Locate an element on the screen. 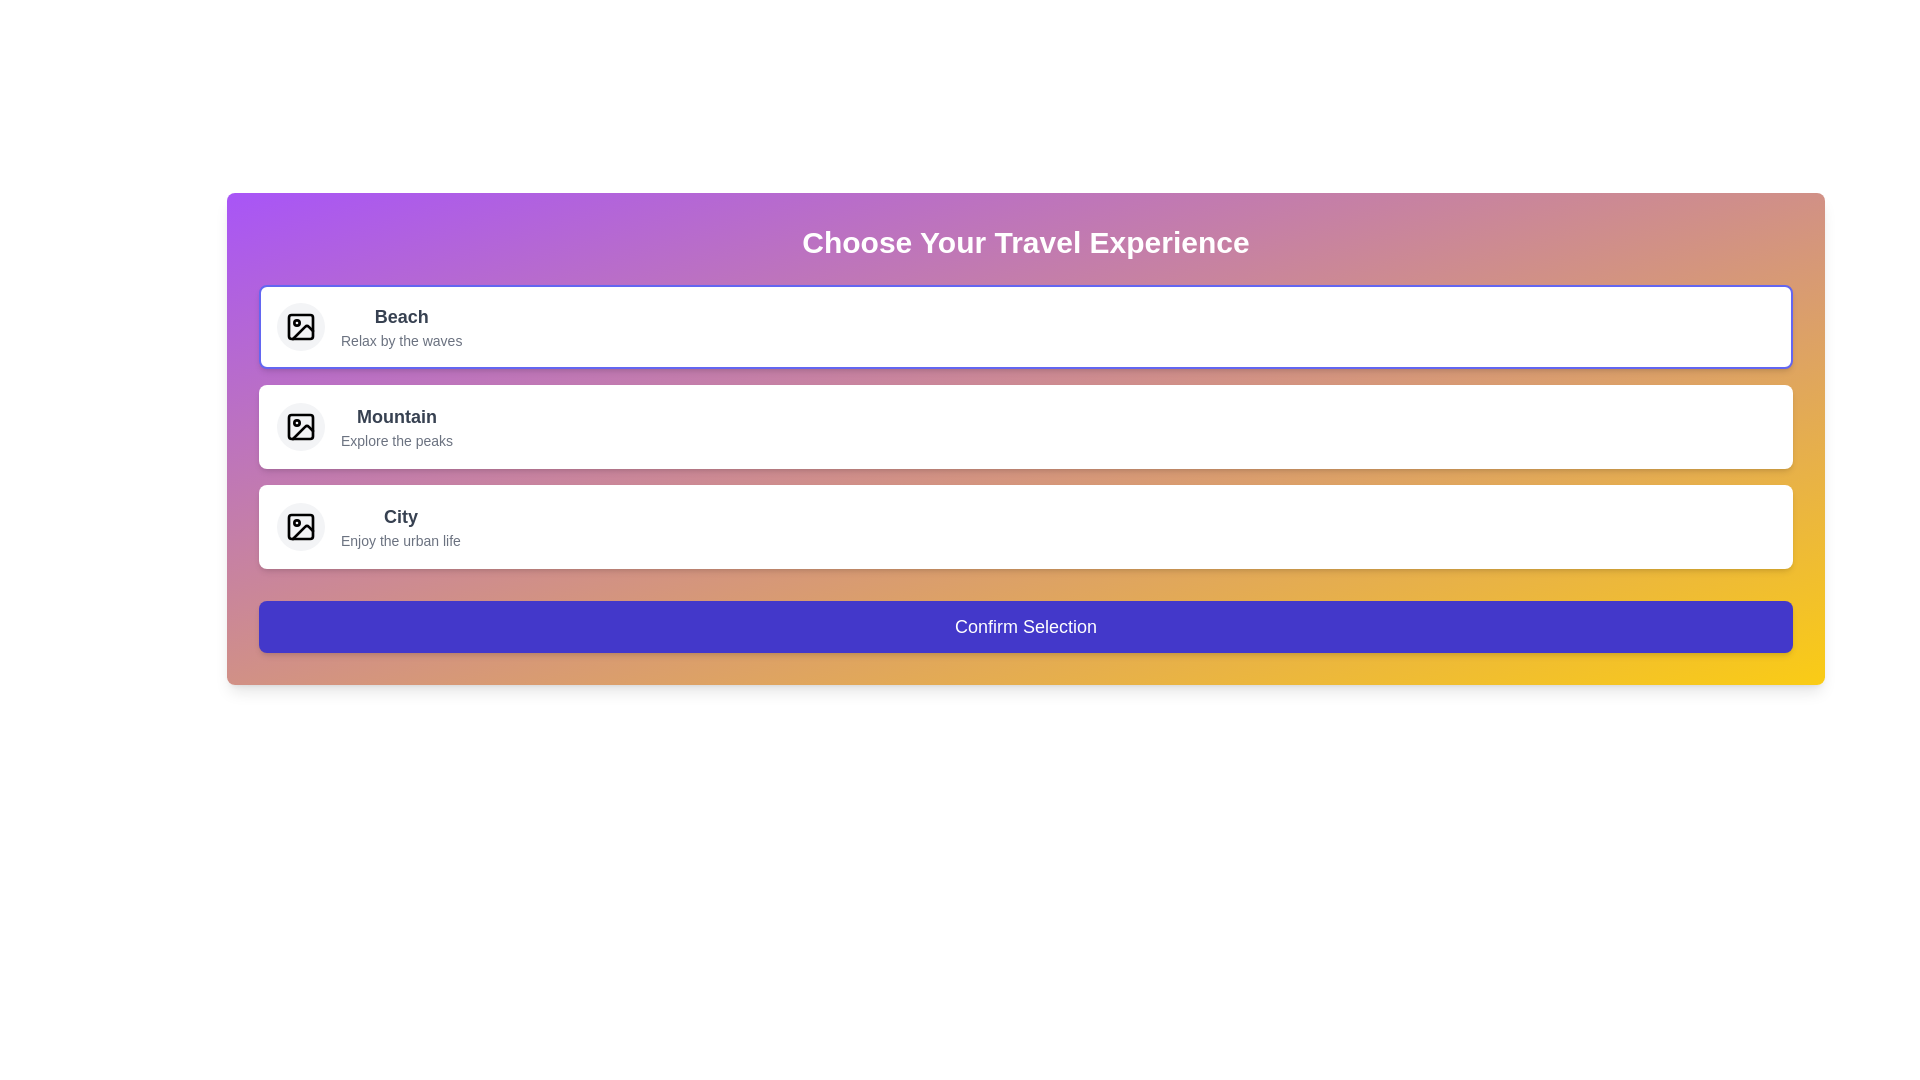 The image size is (1920, 1080). the small rounded rectangle shape located within the third item labeled 'City: Enjoy the urban life.' is located at coordinates (300, 526).